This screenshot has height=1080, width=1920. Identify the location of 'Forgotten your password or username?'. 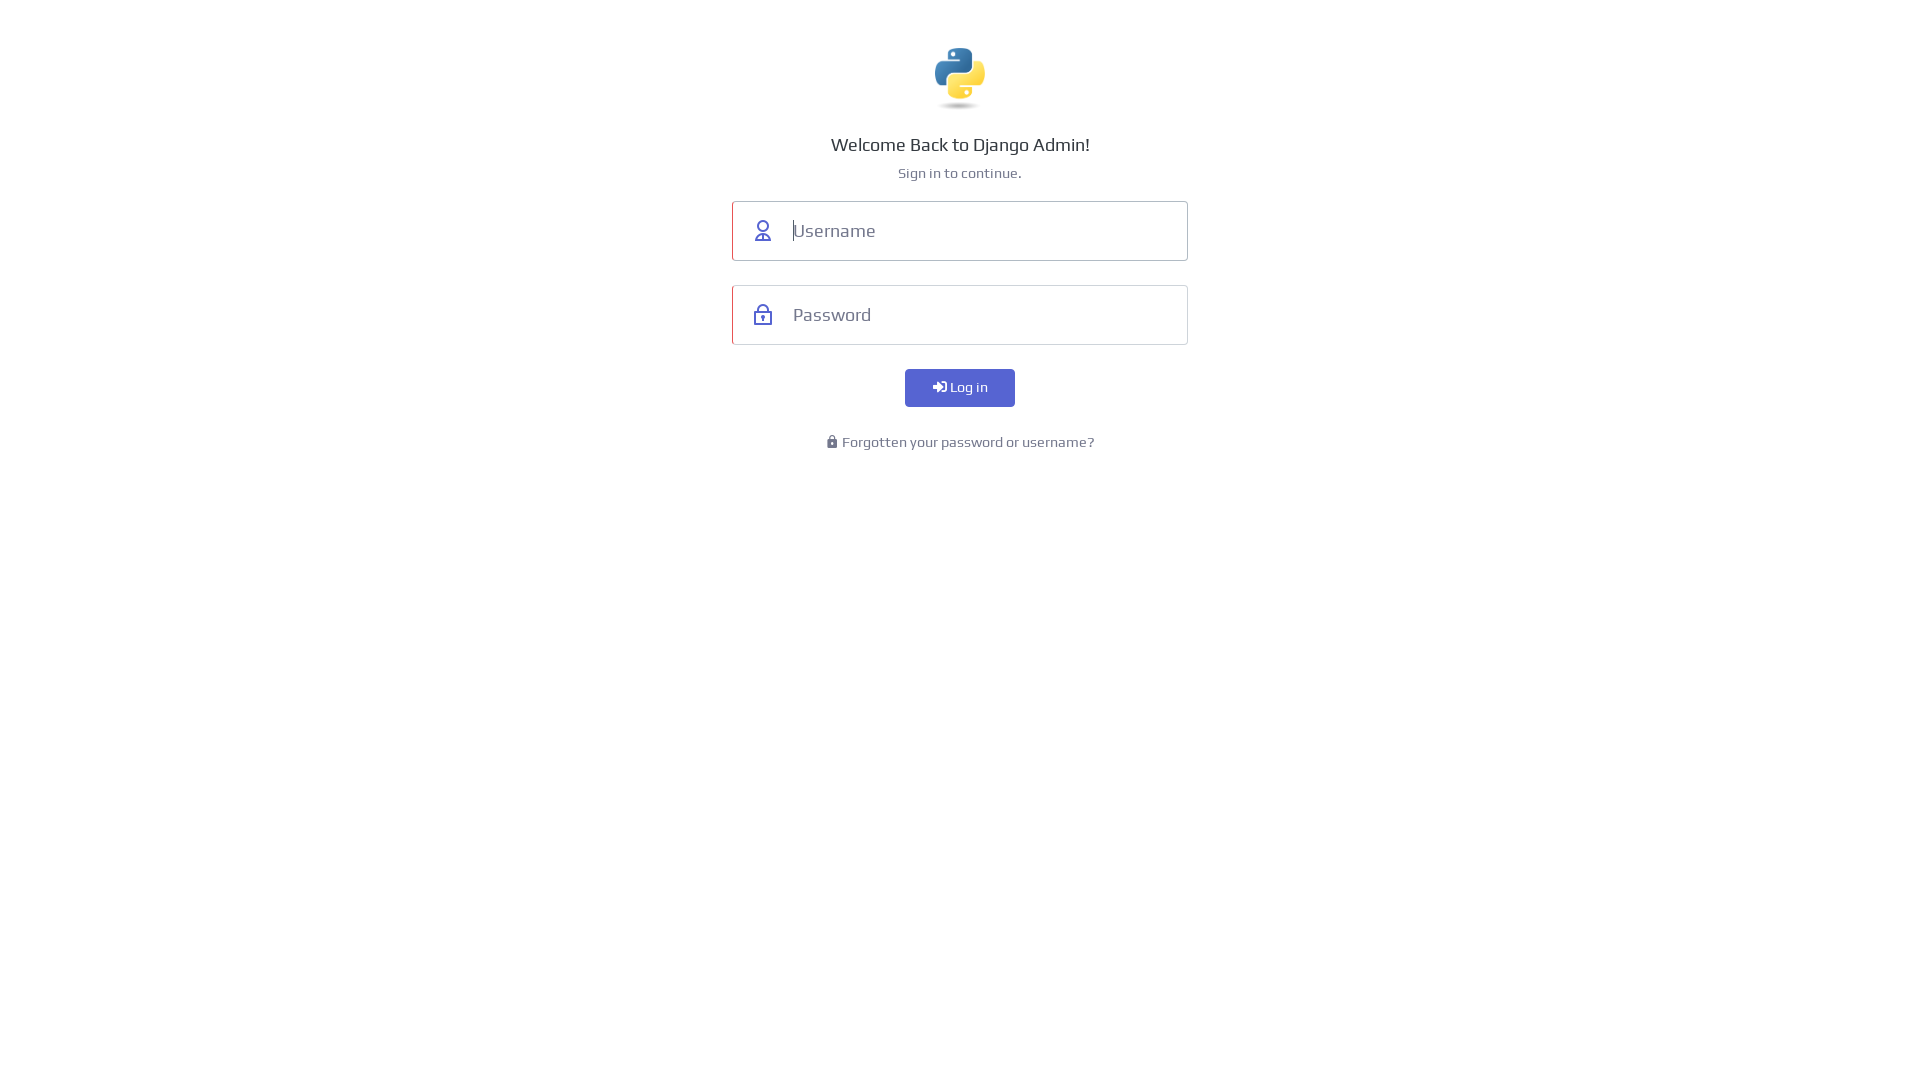
(960, 441).